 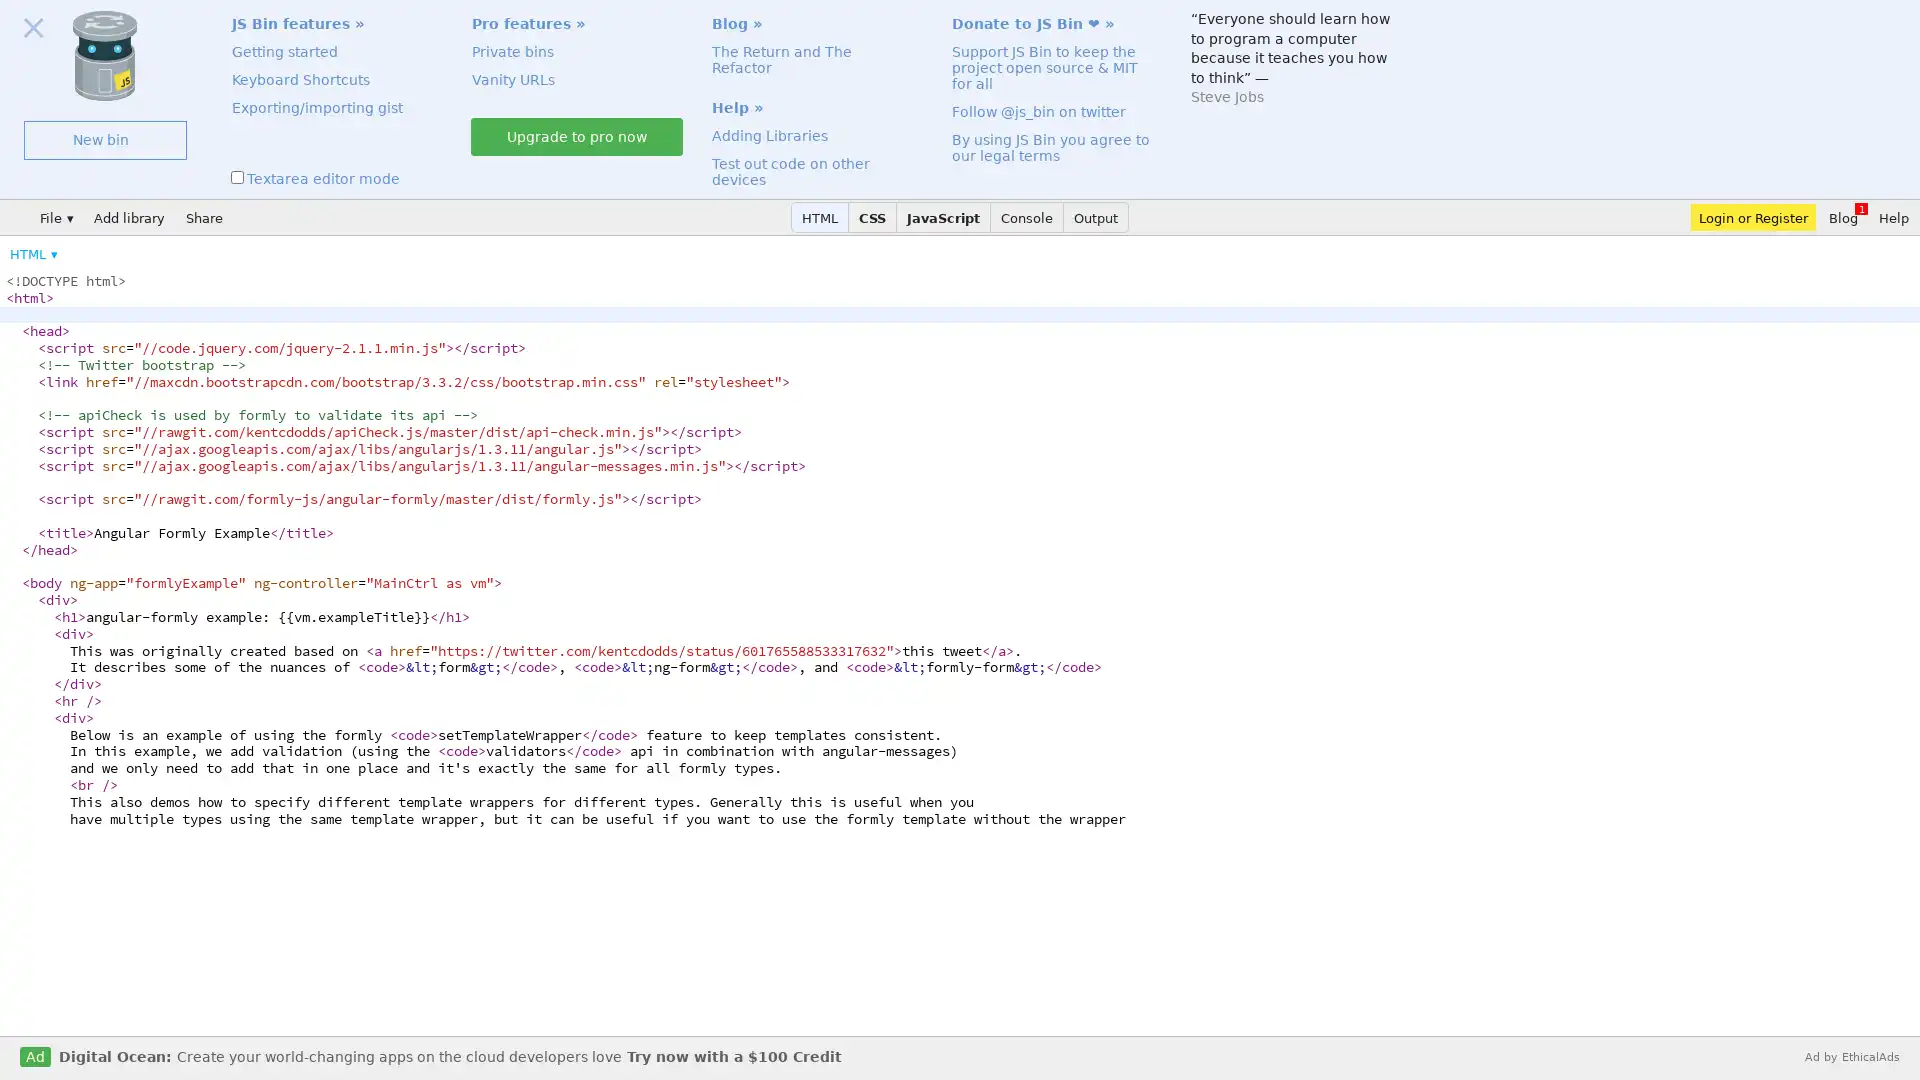 I want to click on Console Panel: Inactive, so click(x=1027, y=217).